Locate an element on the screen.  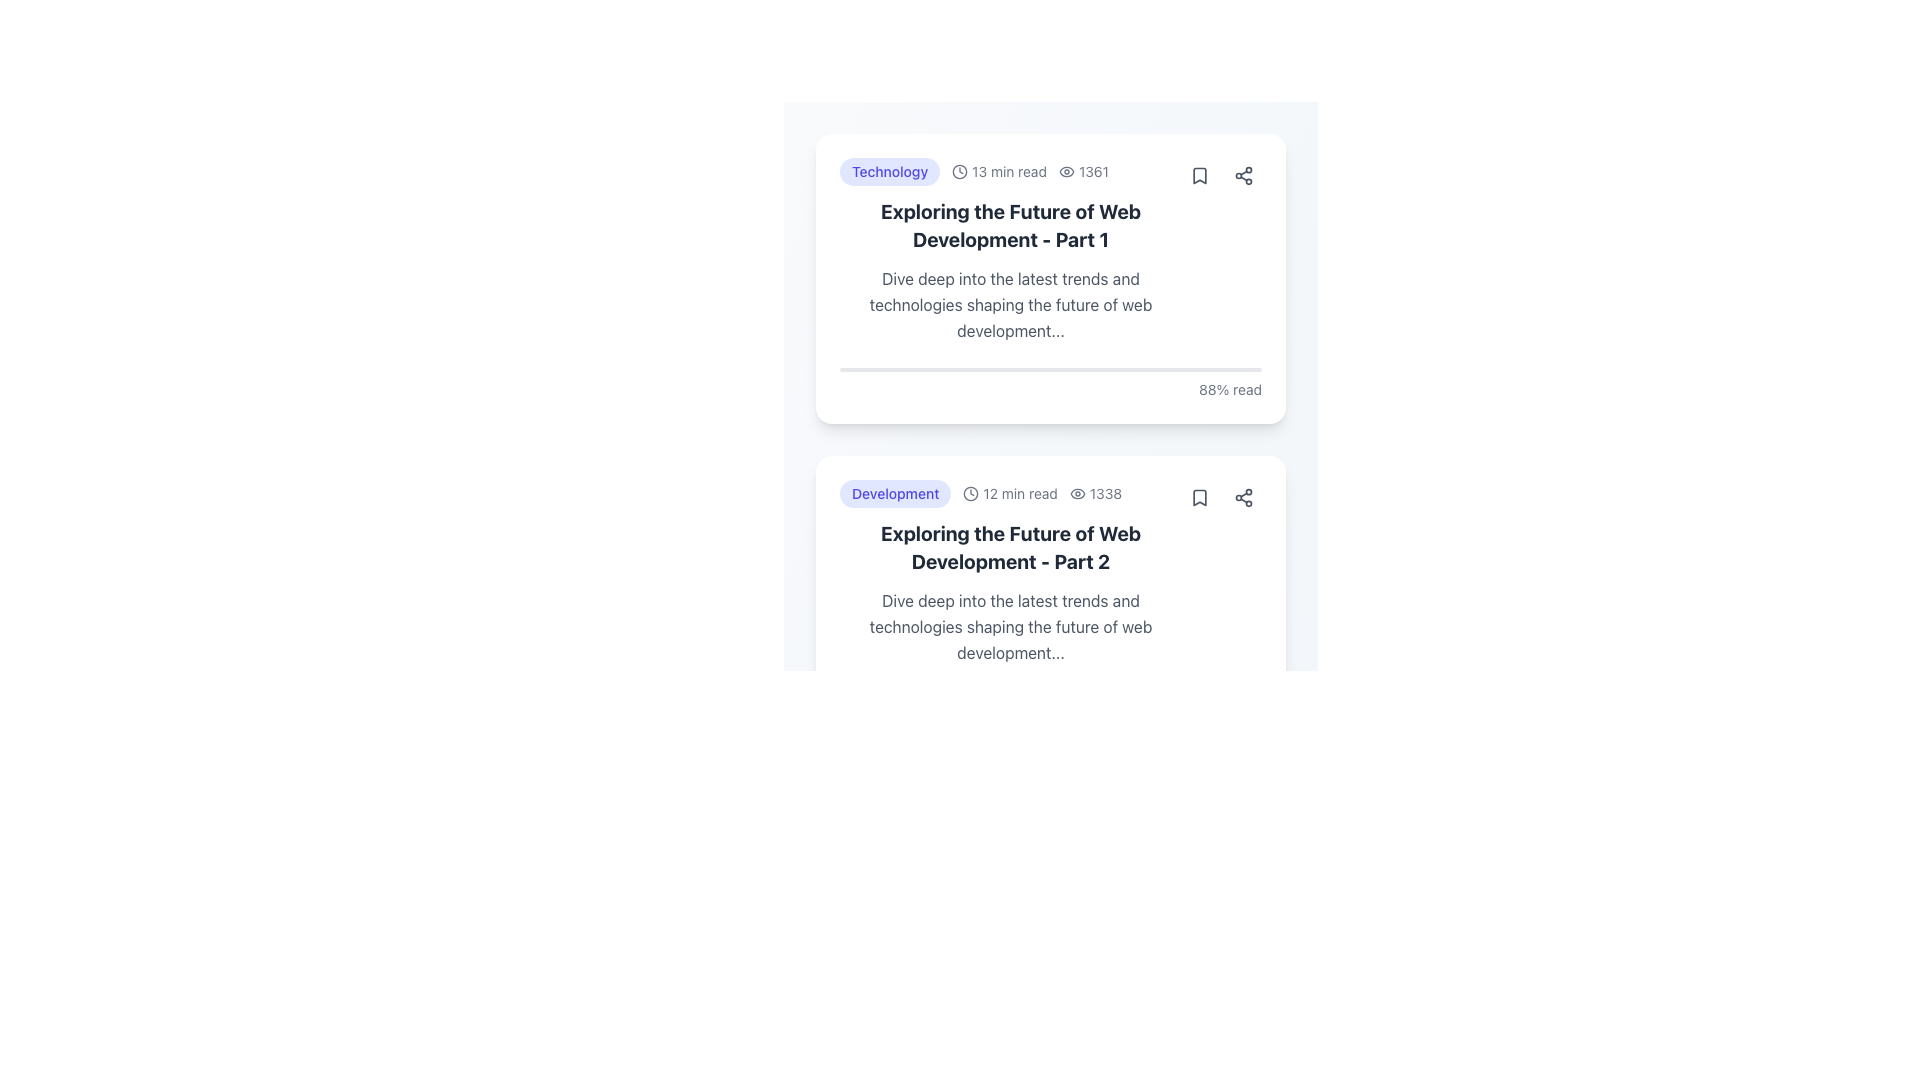
displayed information in the Article card header section titled 'Exploring the Future of Web Development - Part 1', which is clickable to access detailed information is located at coordinates (1050, 249).